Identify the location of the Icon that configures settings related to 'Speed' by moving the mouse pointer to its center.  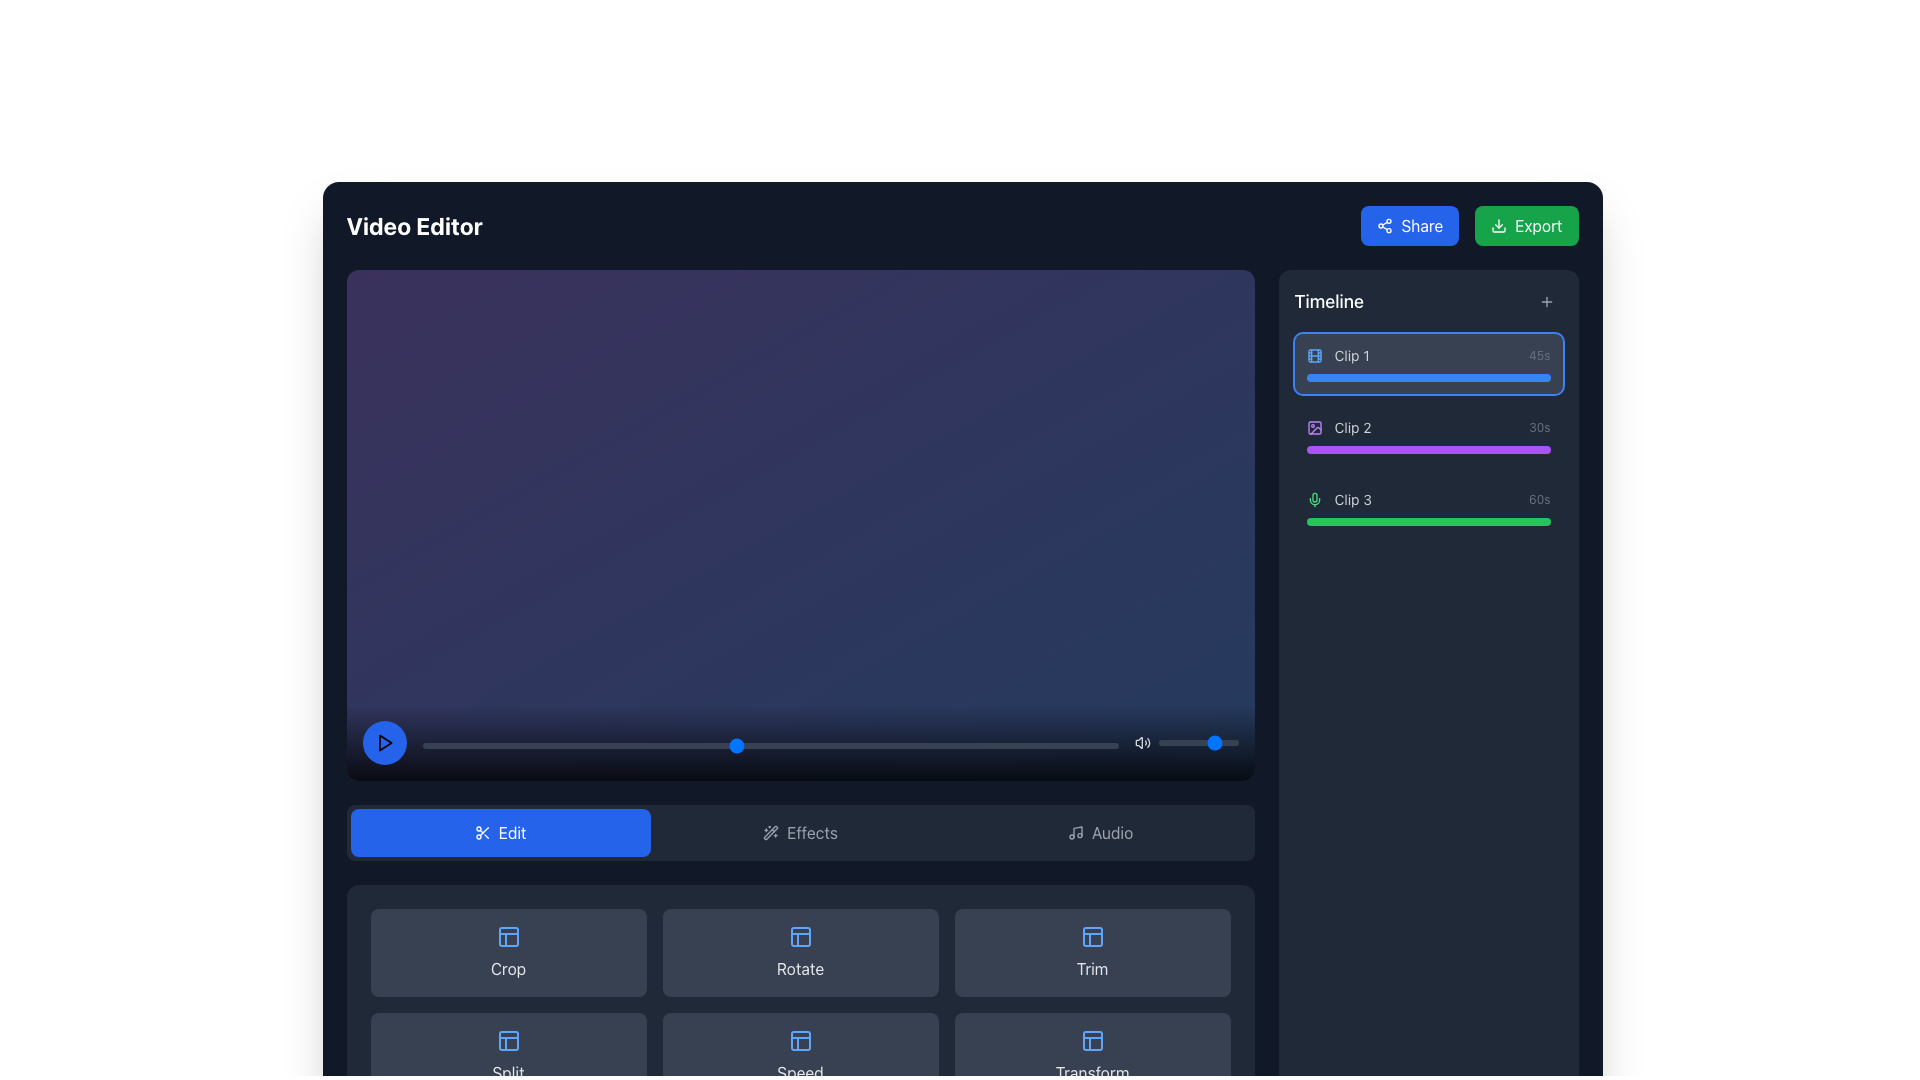
(800, 1039).